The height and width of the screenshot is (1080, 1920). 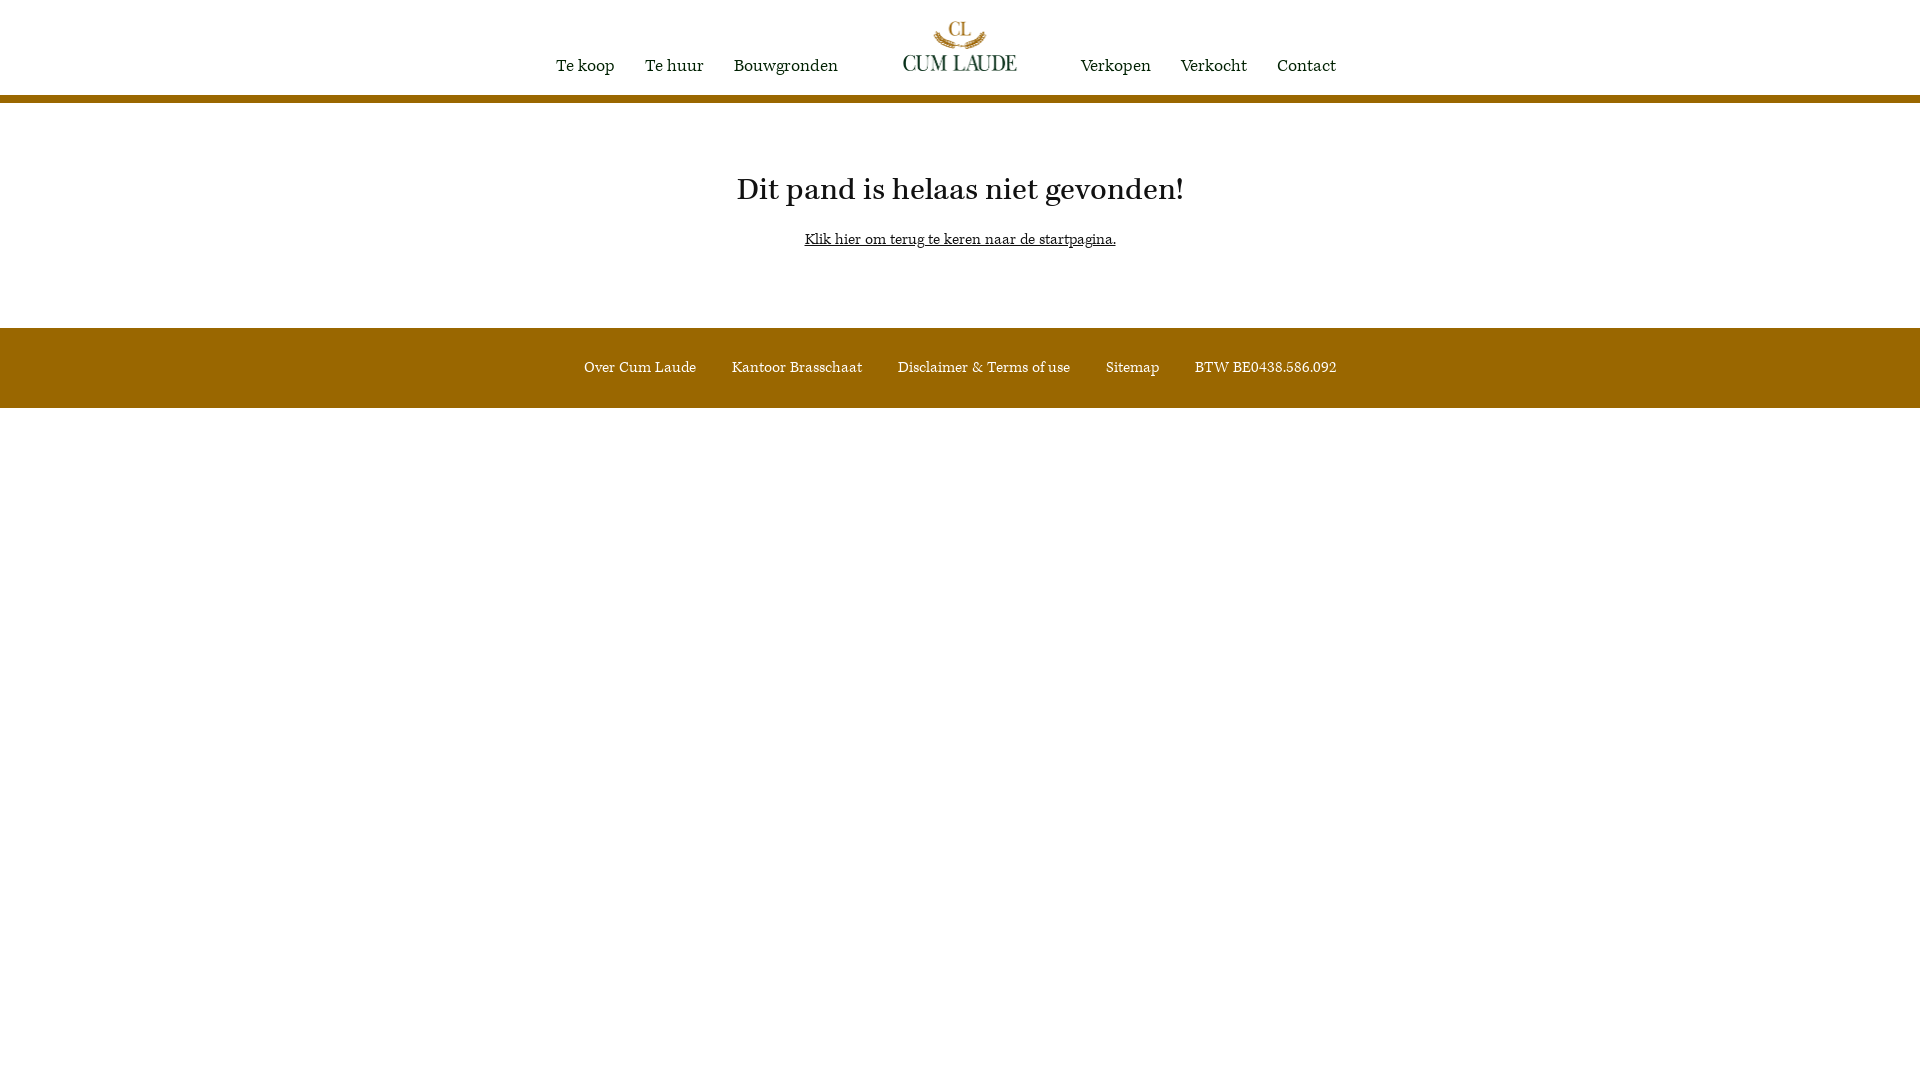 I want to click on 'Klik hier om terug te keren naar de startpagina.', so click(x=958, y=238).